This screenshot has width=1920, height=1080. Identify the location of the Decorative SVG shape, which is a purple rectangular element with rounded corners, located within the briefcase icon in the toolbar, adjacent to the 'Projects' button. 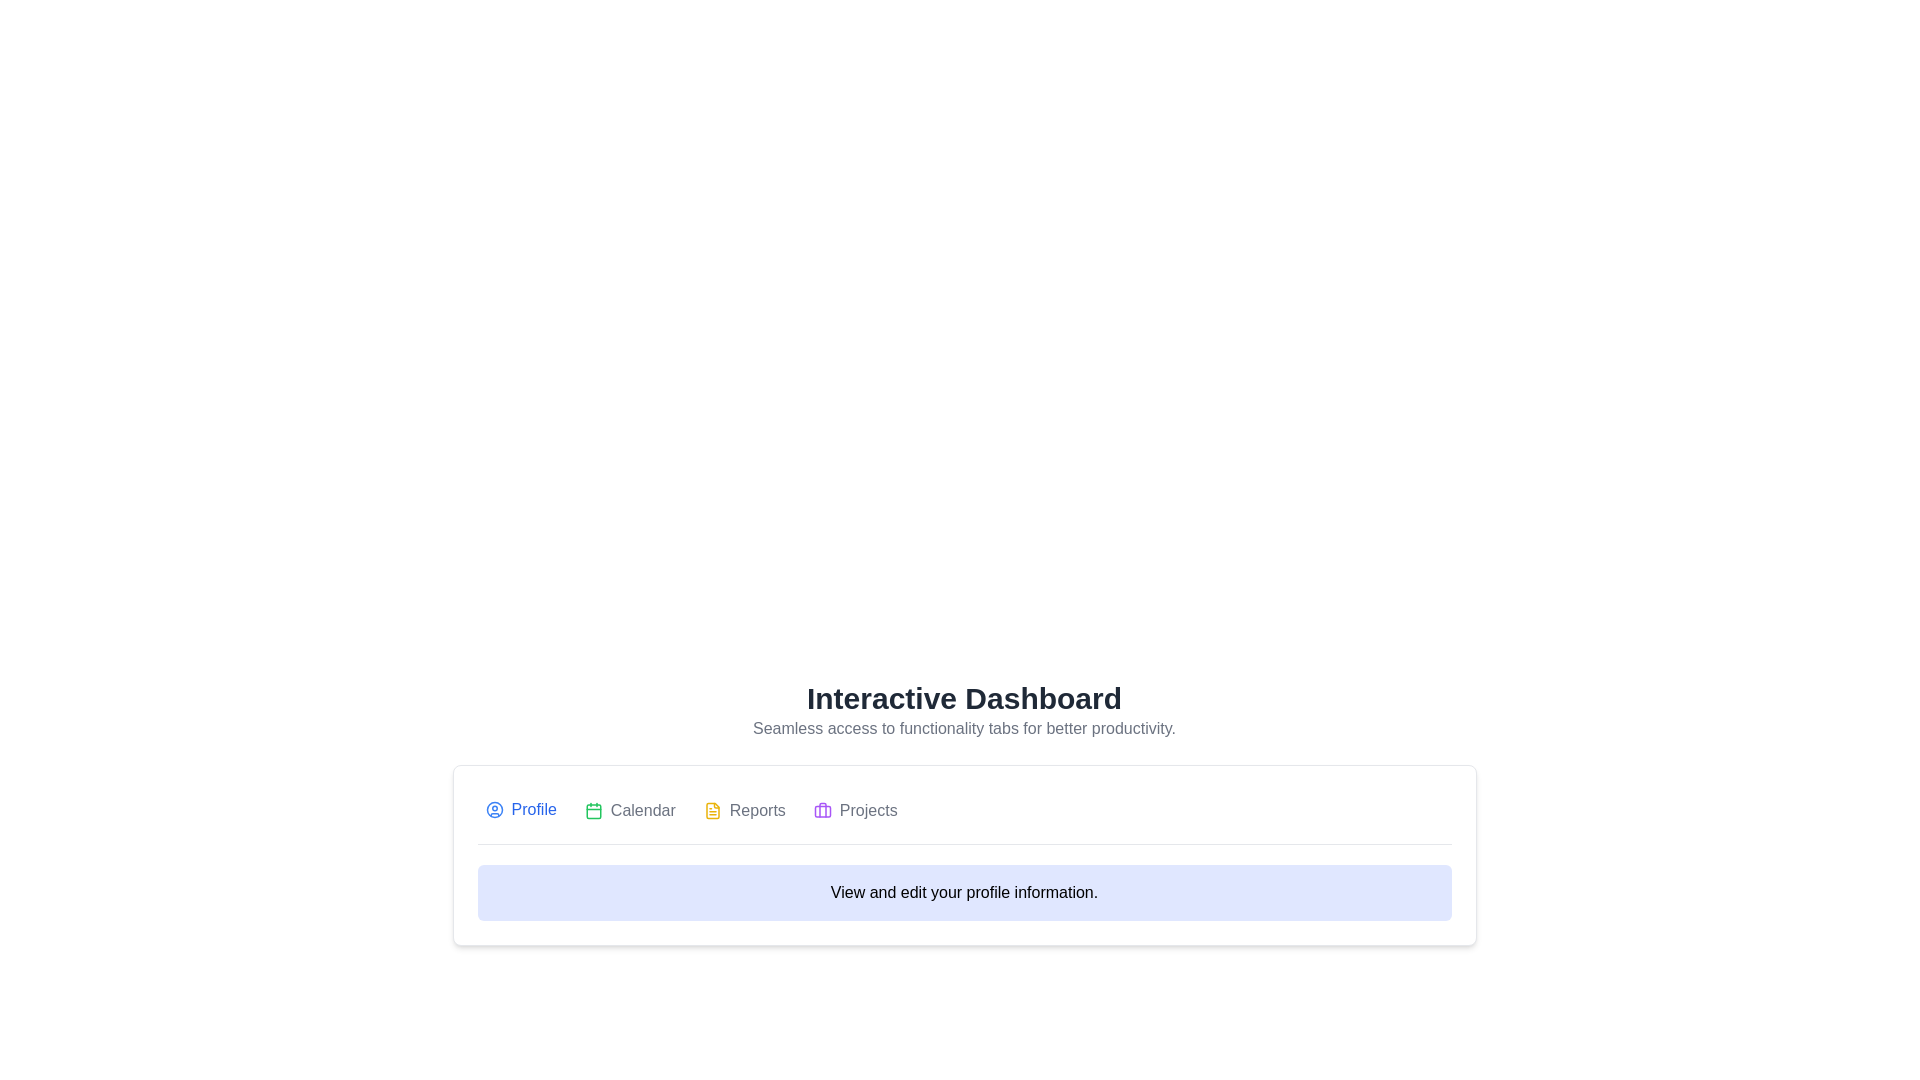
(822, 811).